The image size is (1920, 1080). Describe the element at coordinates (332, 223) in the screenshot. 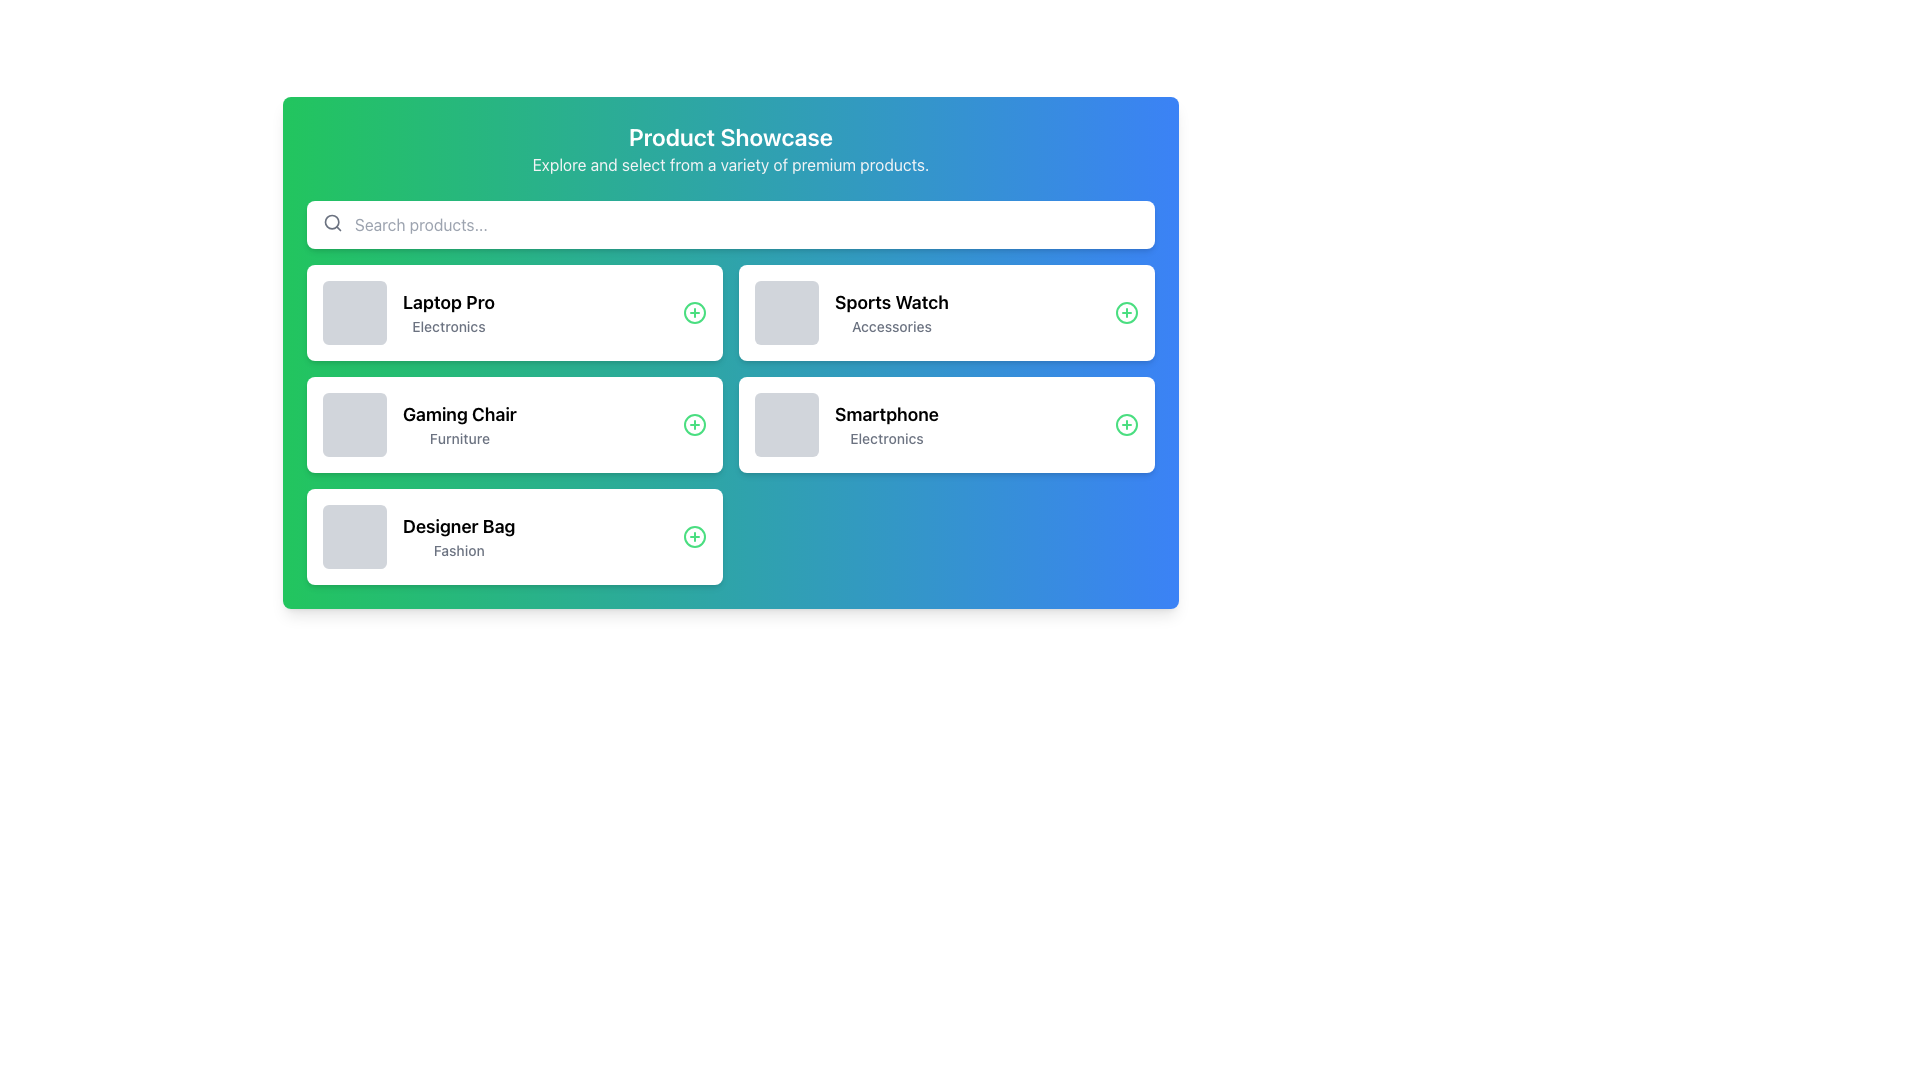

I see `the search icon located on the left side of the search bar, which is aligned vertically with the input area labeled 'Search products...'` at that location.